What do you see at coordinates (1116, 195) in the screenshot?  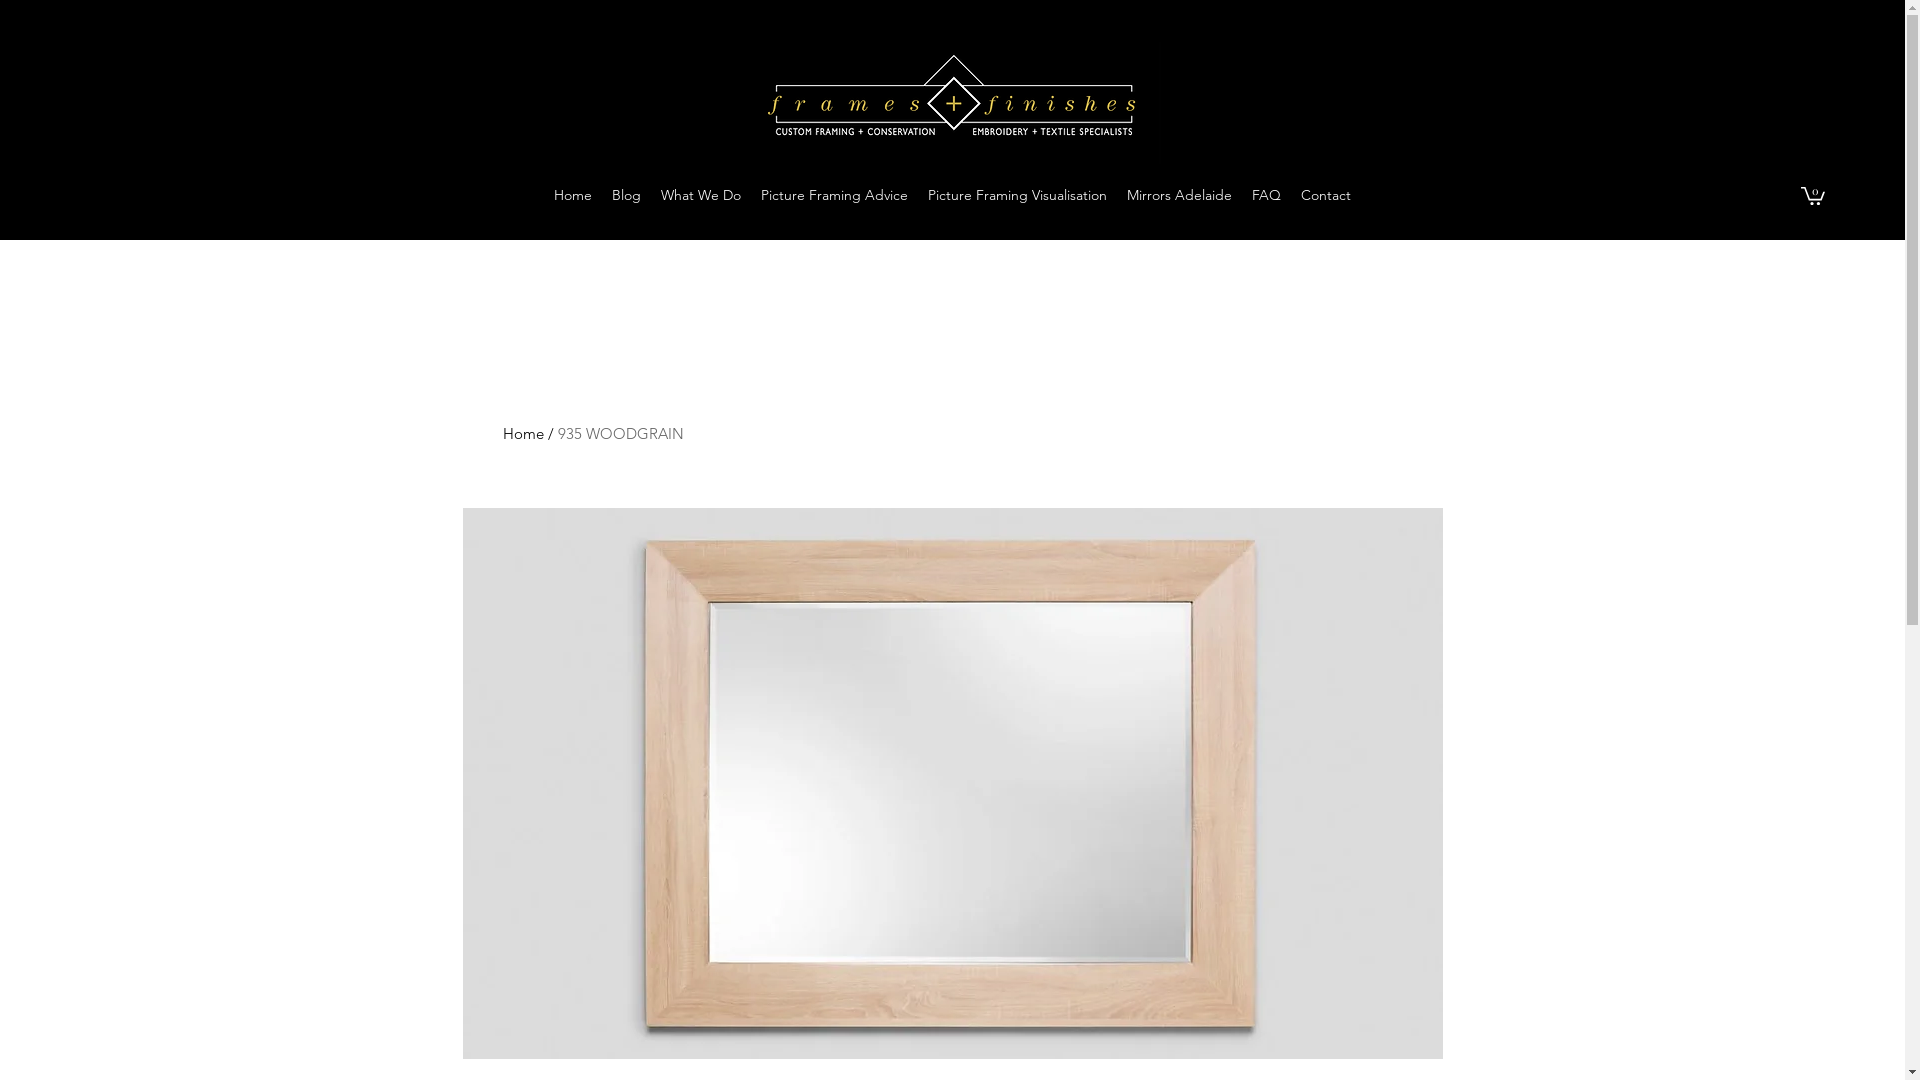 I see `'Mirrors Adelaide'` at bounding box center [1116, 195].